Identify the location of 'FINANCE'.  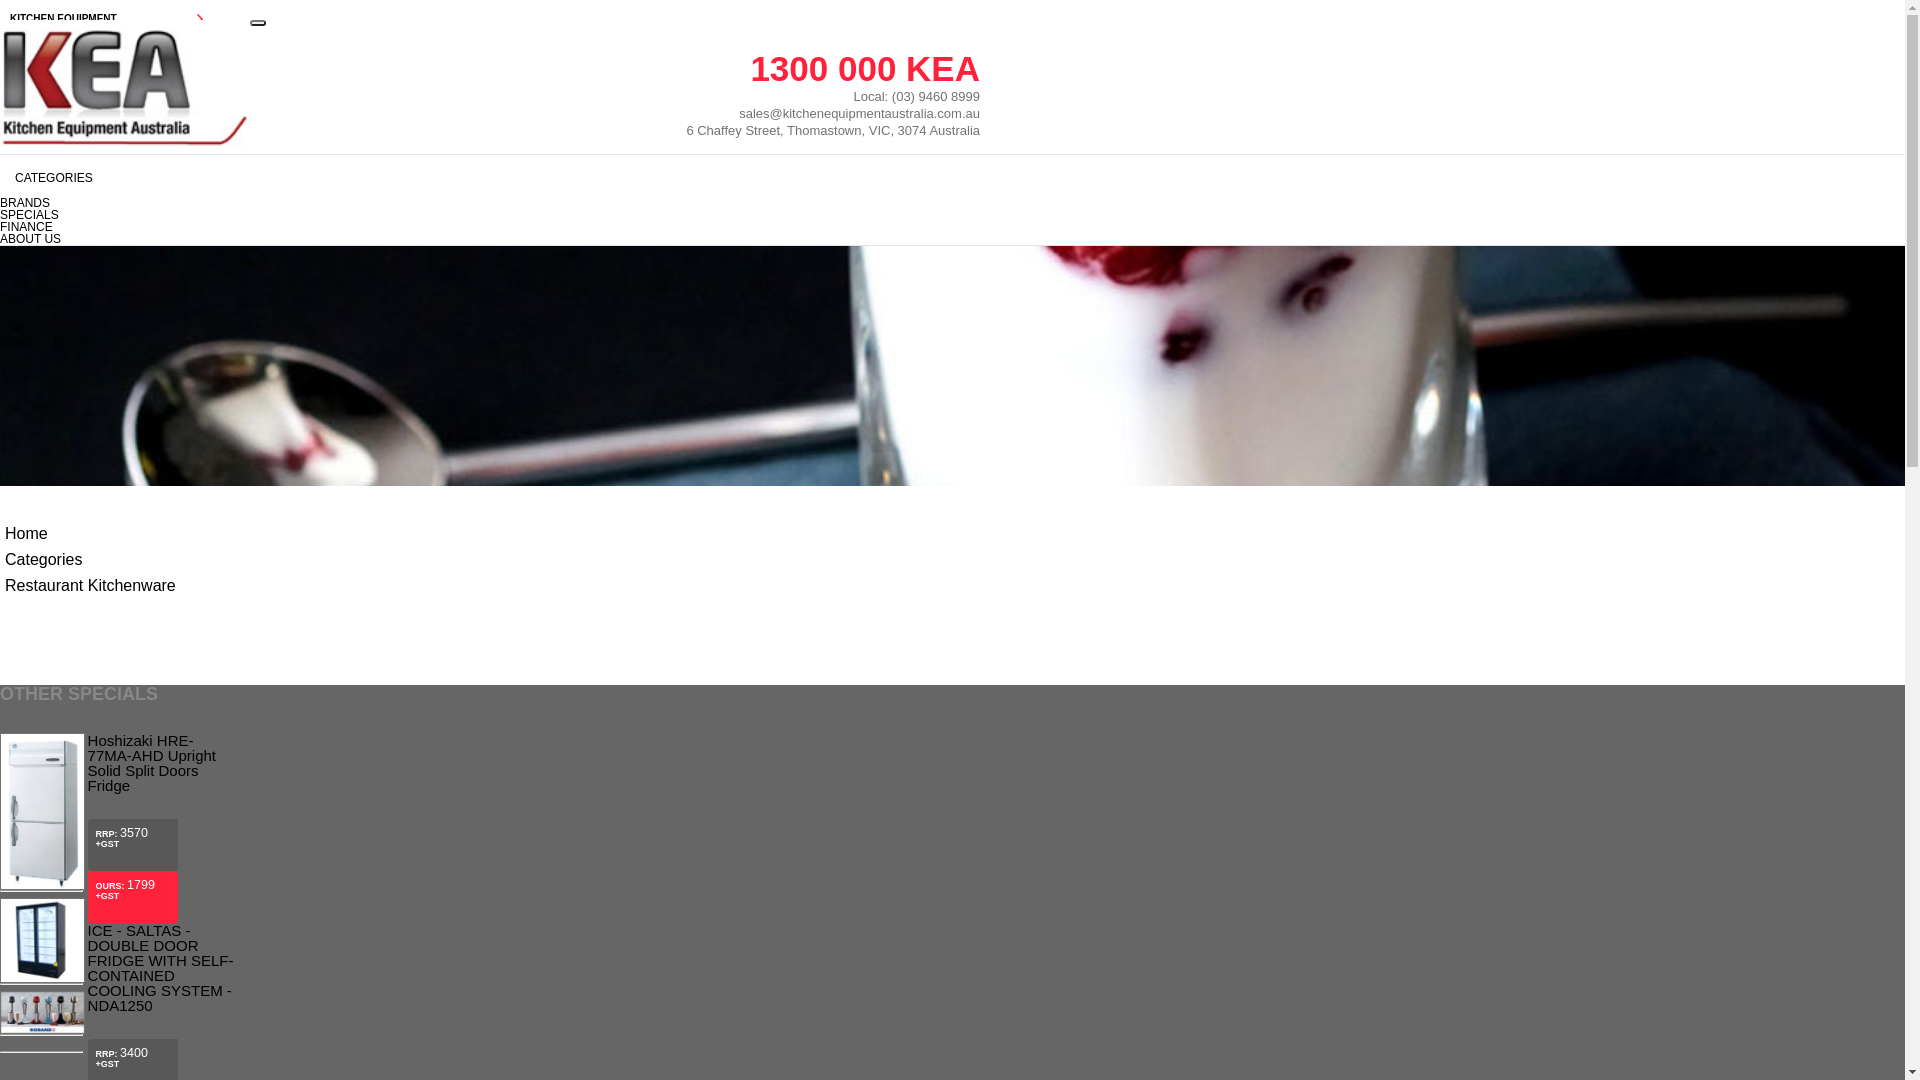
(0, 226).